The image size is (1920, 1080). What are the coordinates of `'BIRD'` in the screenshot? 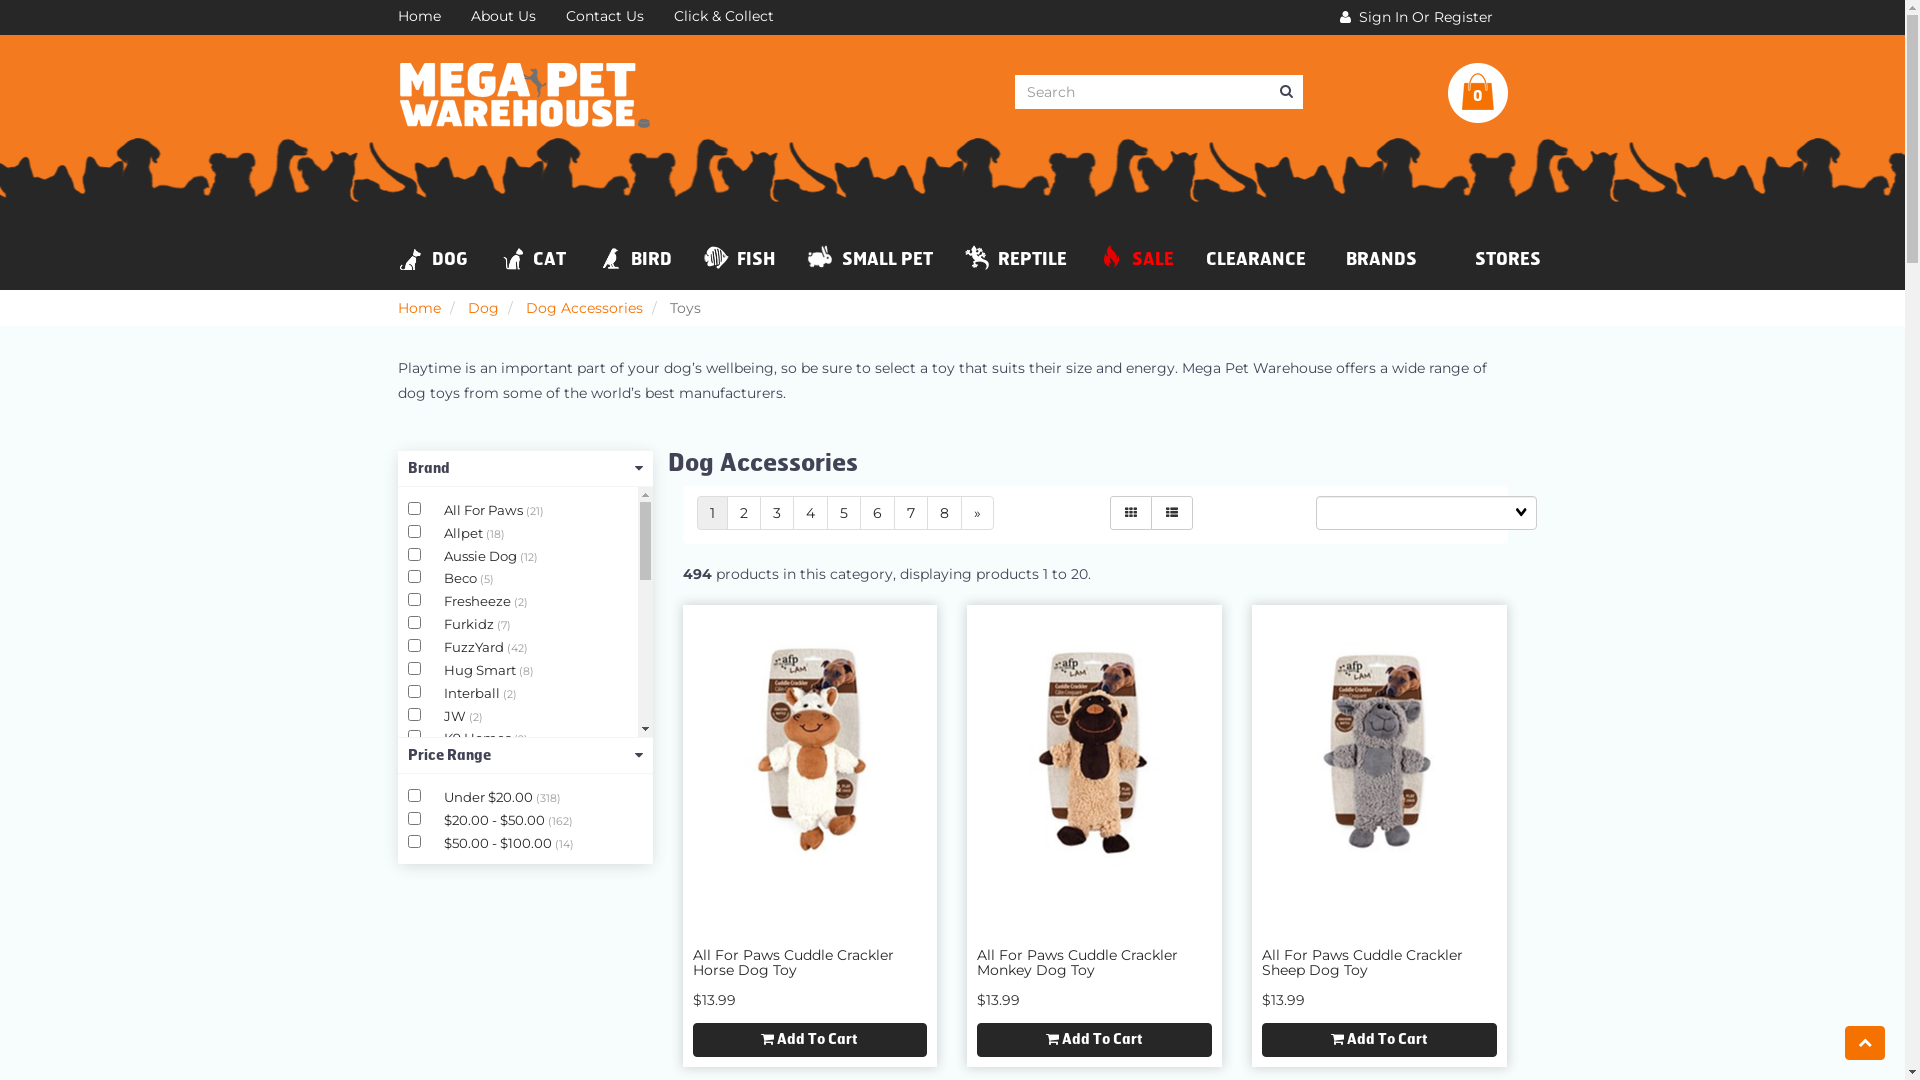 It's located at (633, 258).